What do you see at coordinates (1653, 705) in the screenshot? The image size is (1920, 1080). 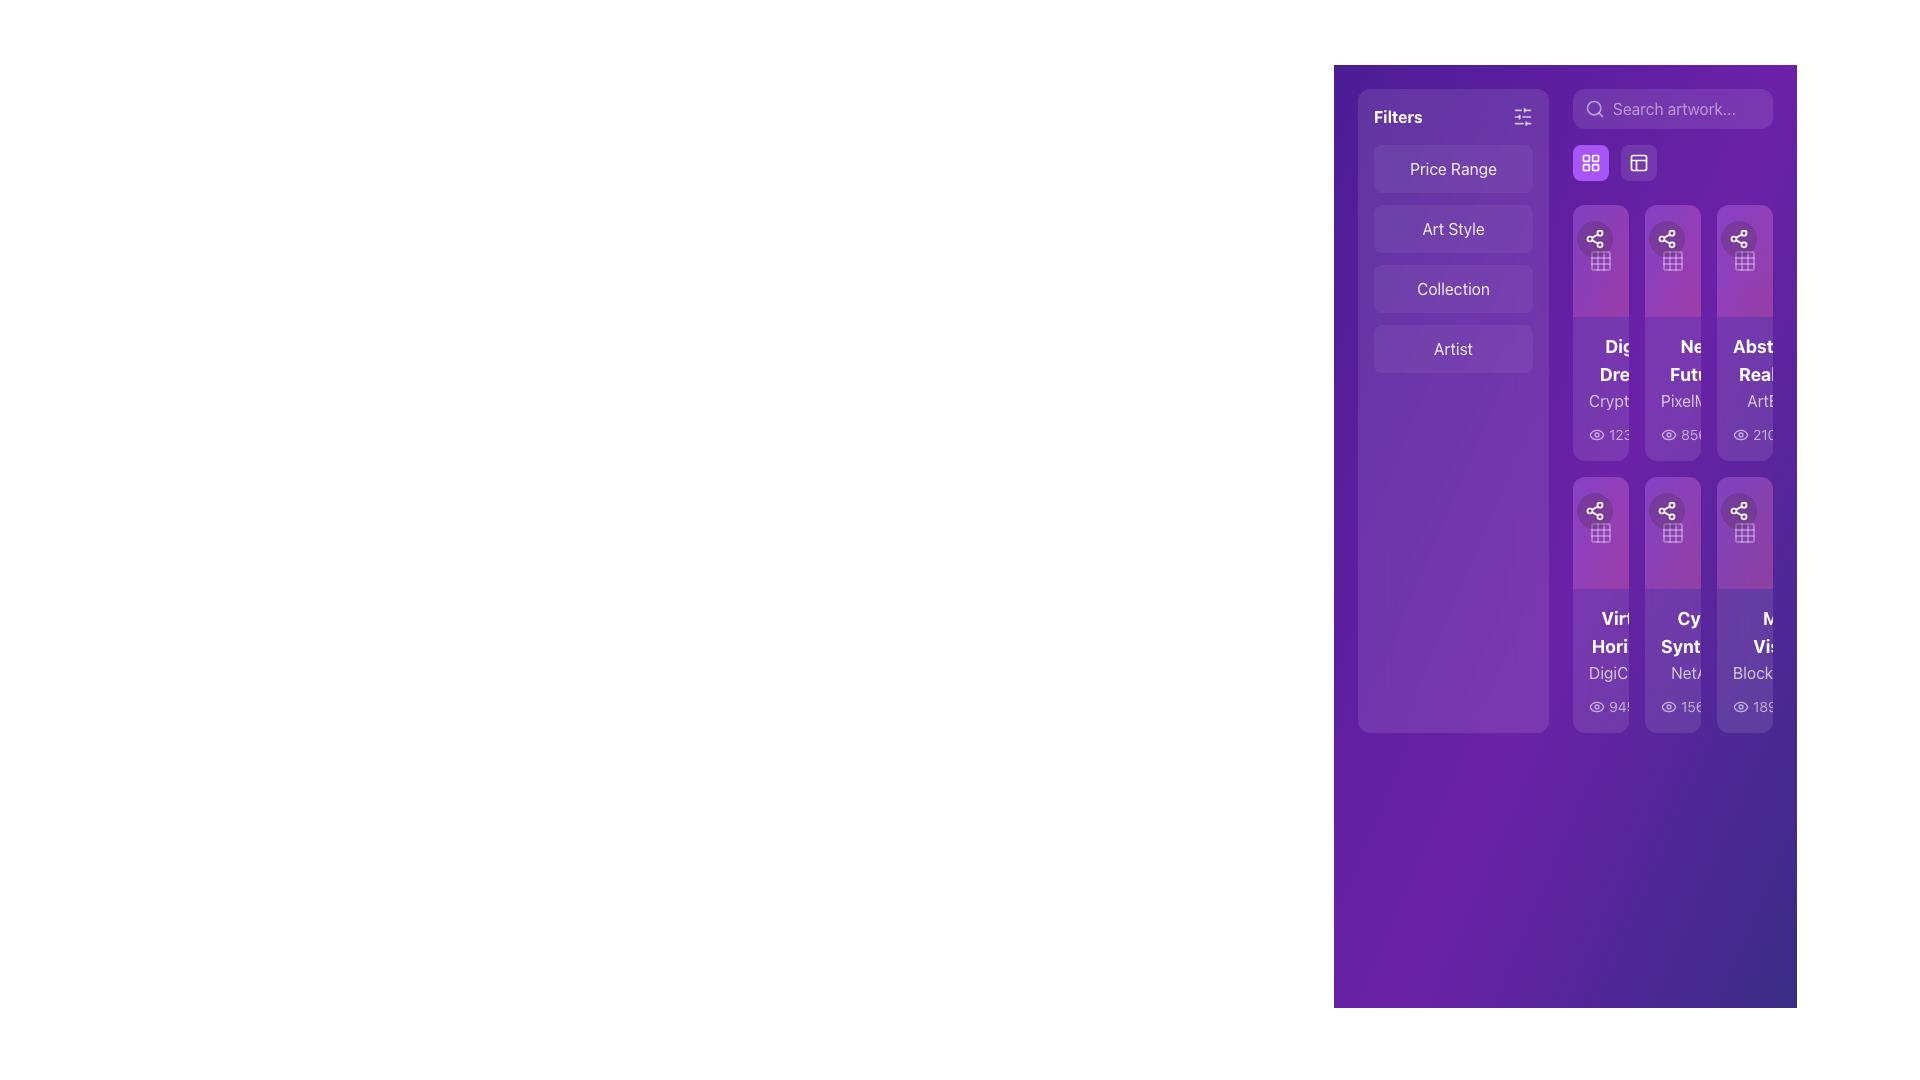 I see `the numerical label displaying '78', which is styled with light-colored text on a dark background and located to the right of a heart icon in a horizontal grouping` at bounding box center [1653, 705].